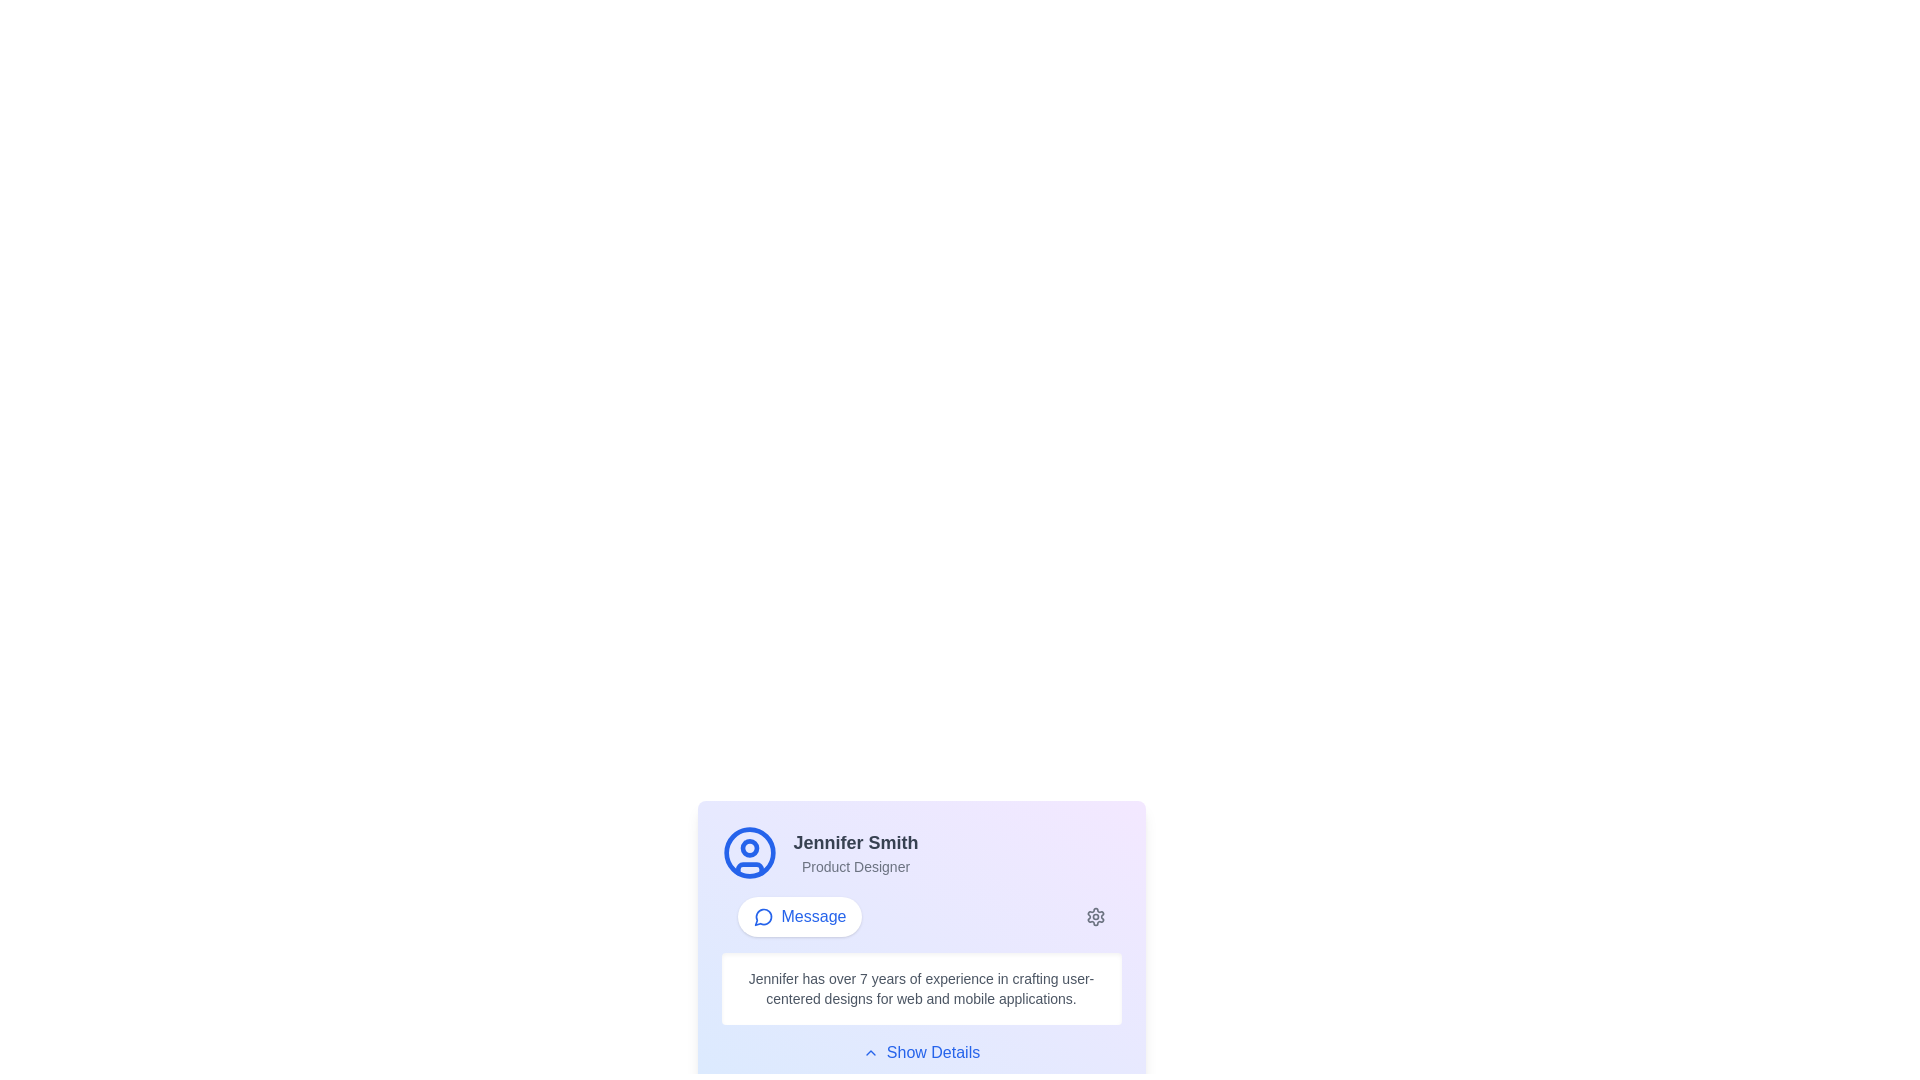 The image size is (1920, 1080). I want to click on attention on the User Profile Header featuring the avatar icon and the name 'Jennifer Smith' to identify the user, so click(920, 852).